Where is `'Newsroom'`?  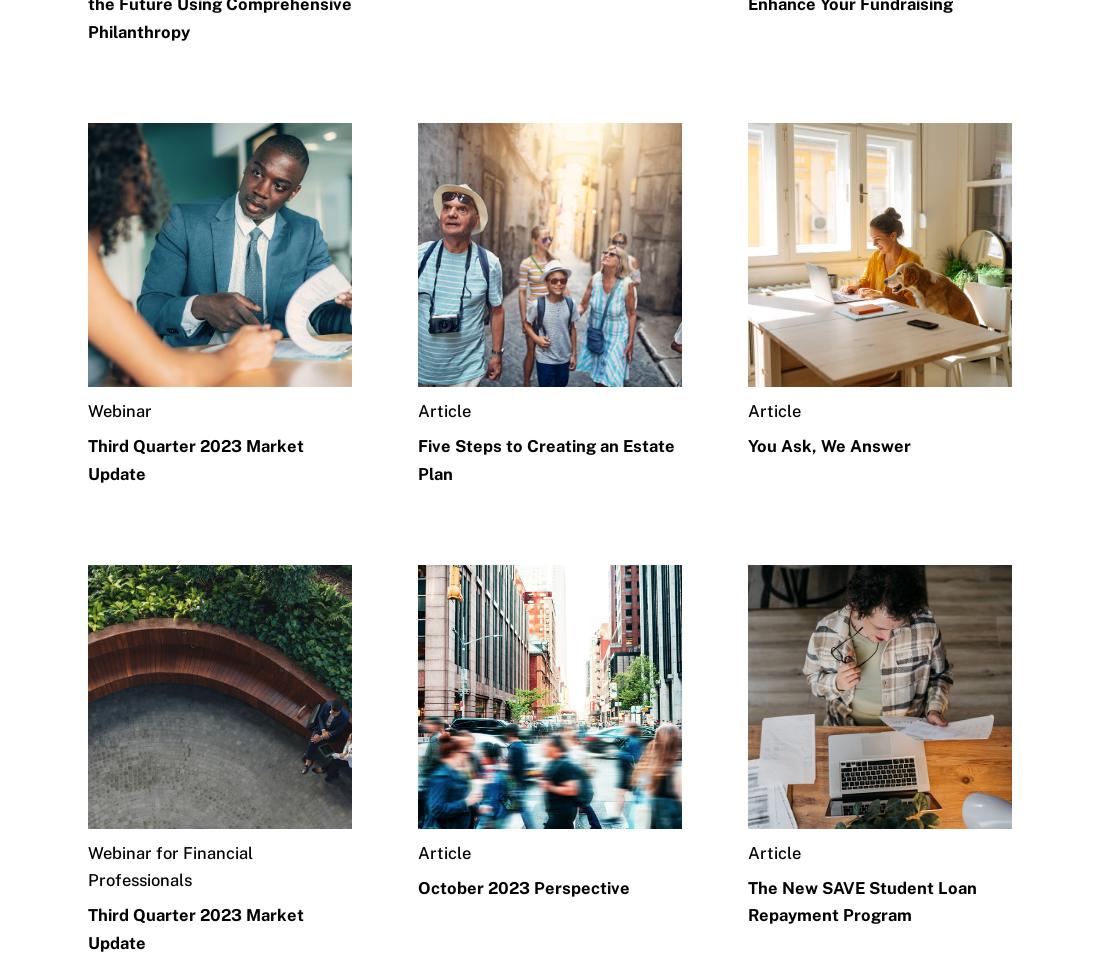
'Newsroom' is located at coordinates (365, 648).